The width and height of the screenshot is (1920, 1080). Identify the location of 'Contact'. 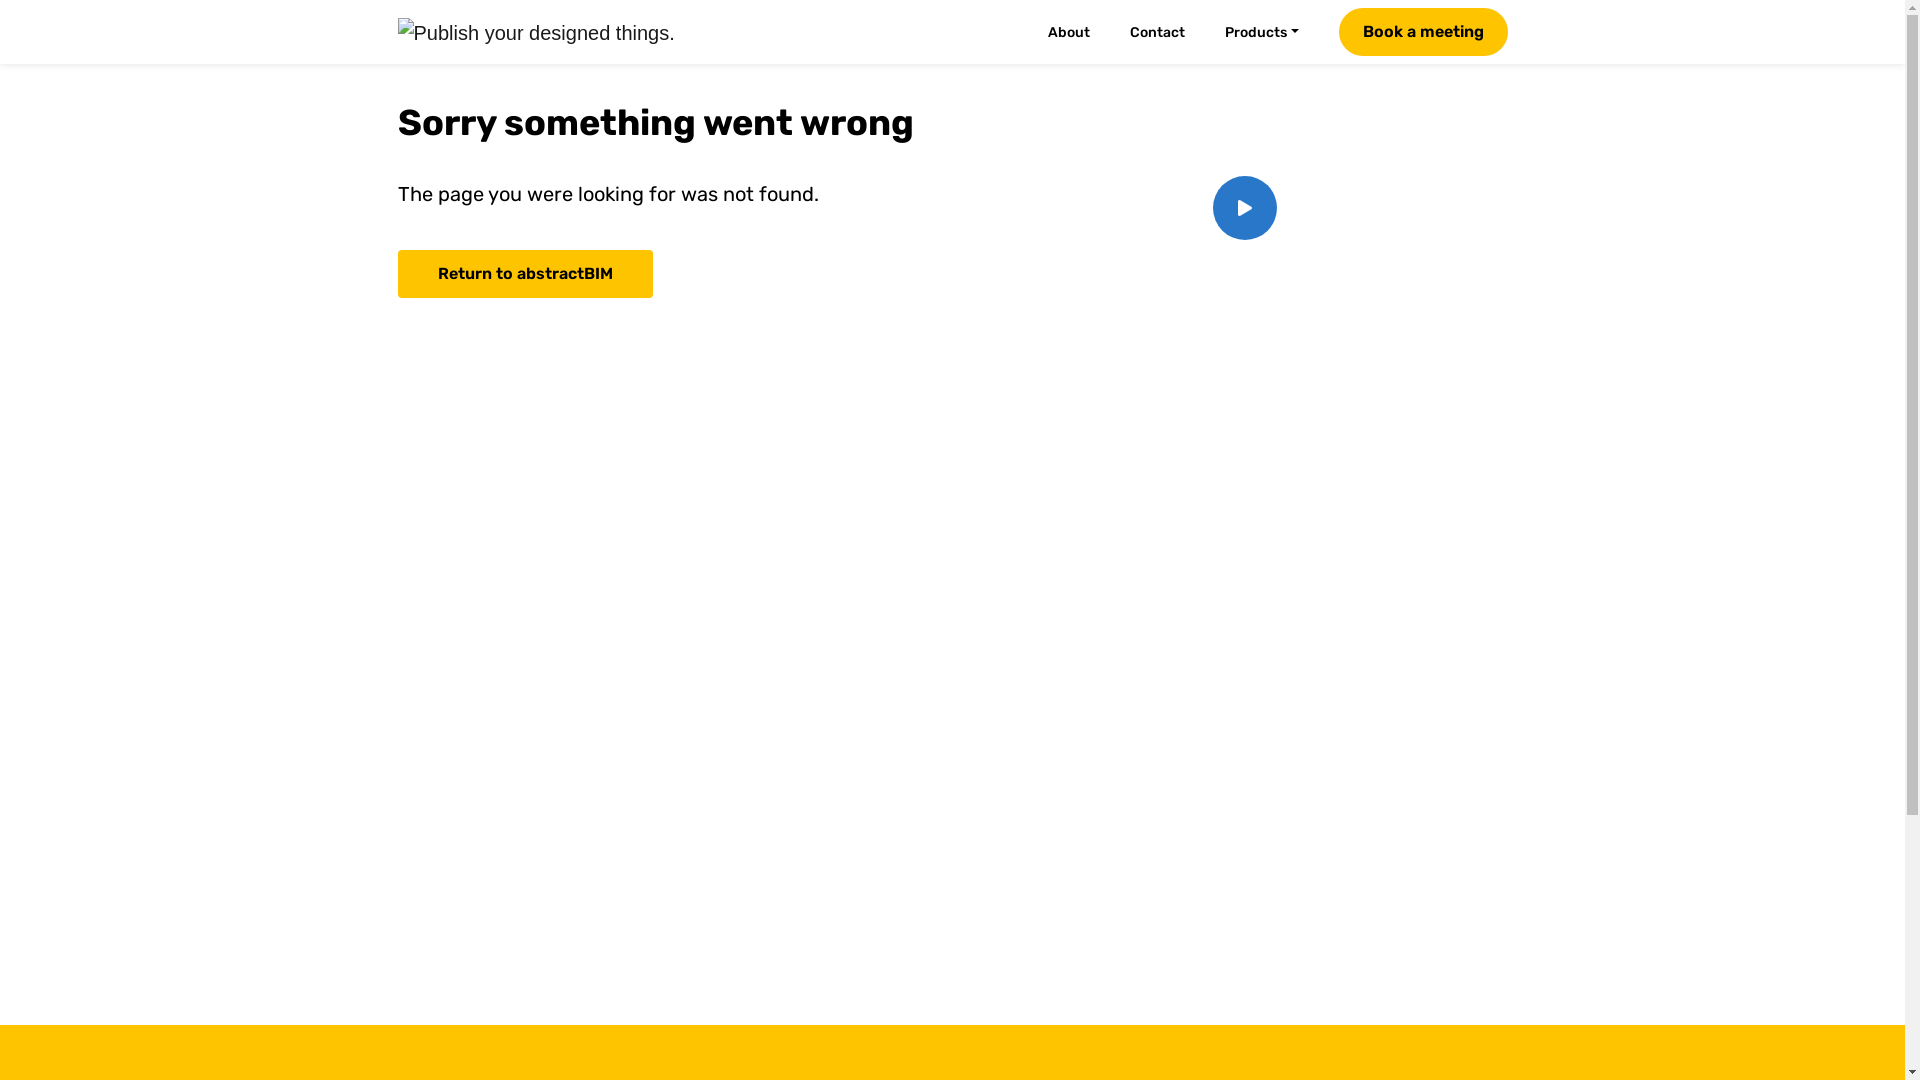
(1169, 32).